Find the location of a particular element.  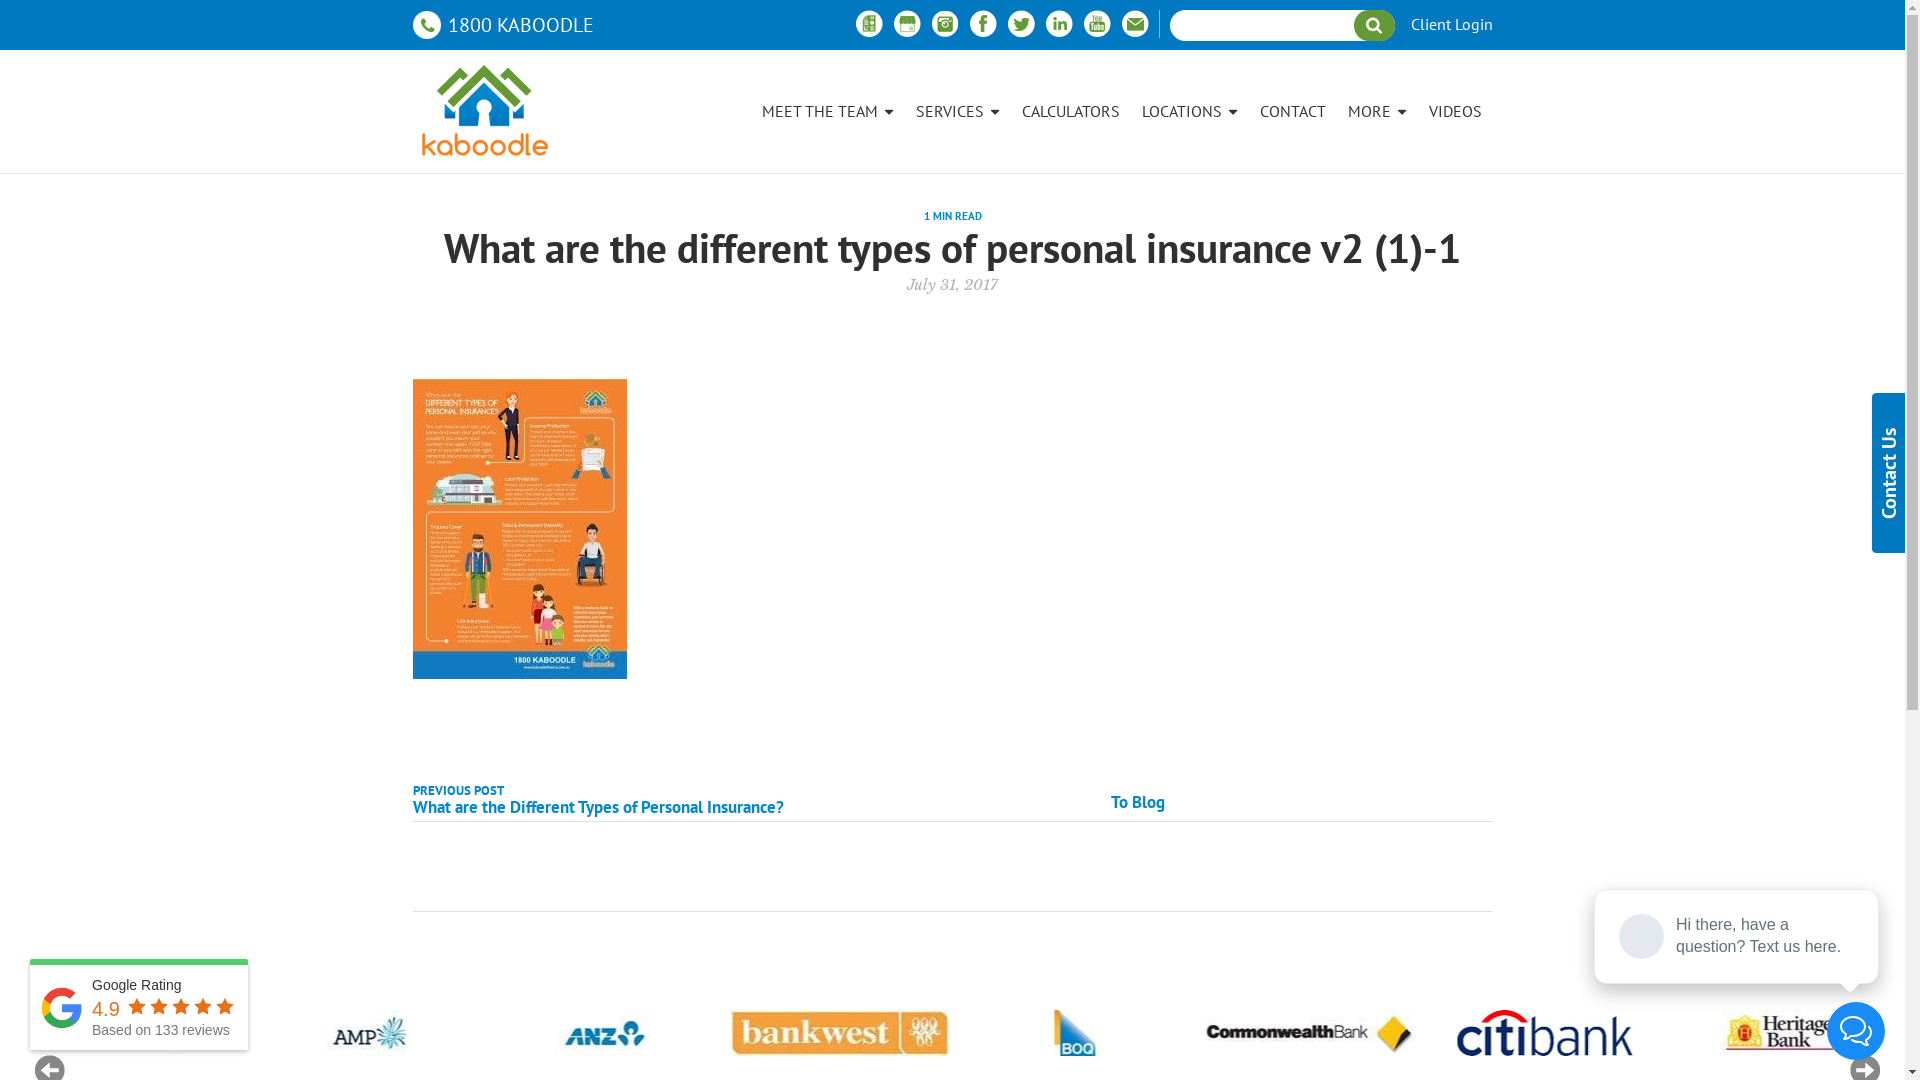

'Logo 06' is located at coordinates (1071, 1033).